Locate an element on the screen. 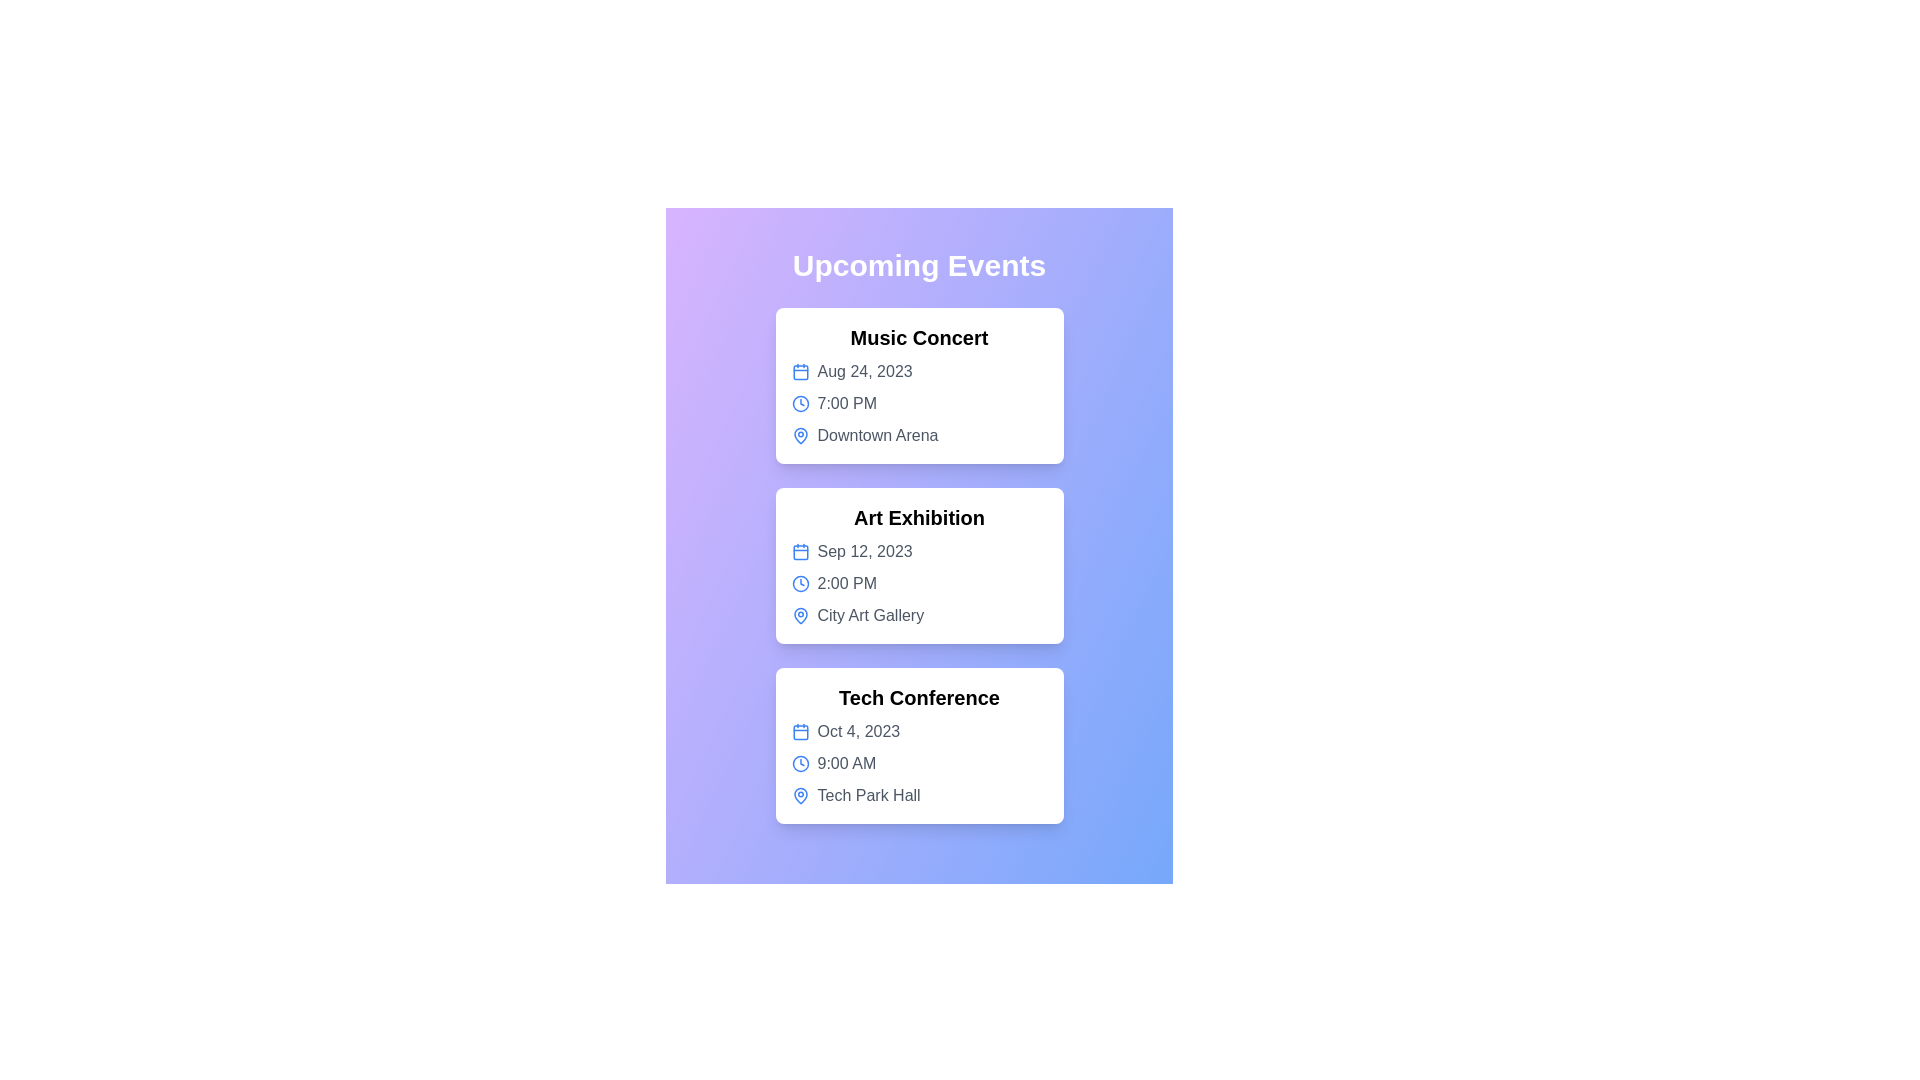 This screenshot has height=1080, width=1920. the location or map pin icon adjacent to the text 'Downtown Arena' in the 'Music Concert' event card is located at coordinates (800, 615).